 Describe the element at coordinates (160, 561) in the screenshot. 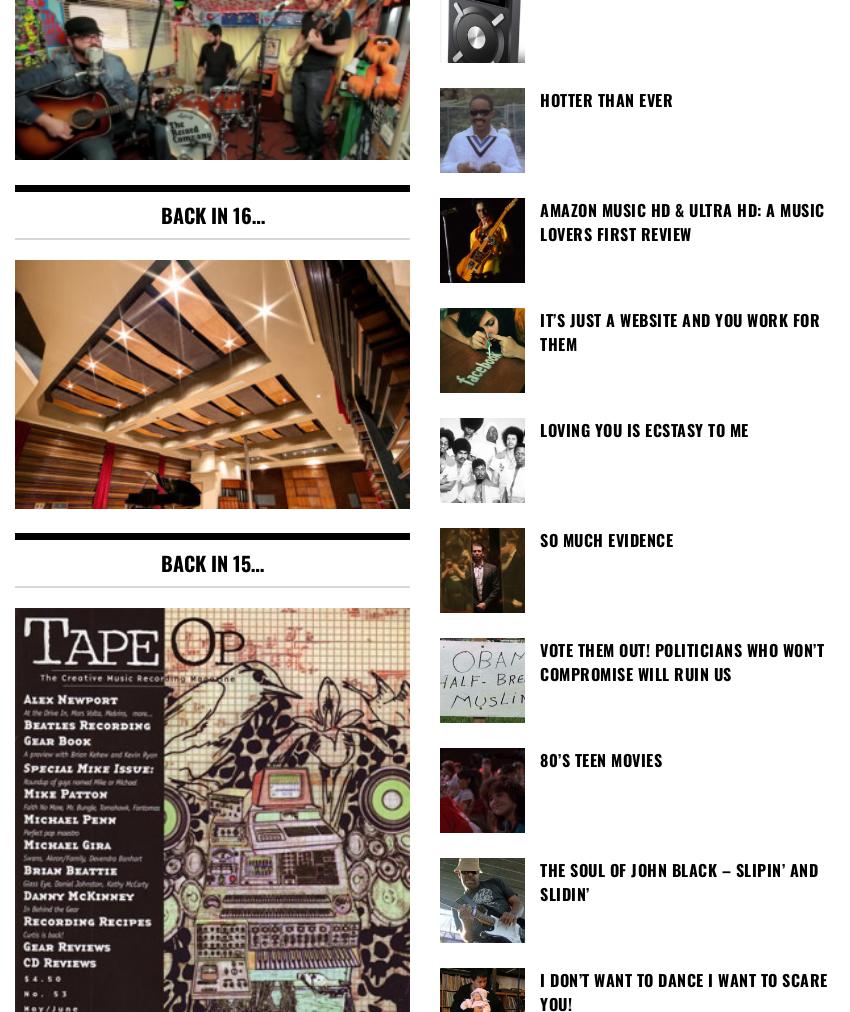

I see `'Back in 15…'` at that location.